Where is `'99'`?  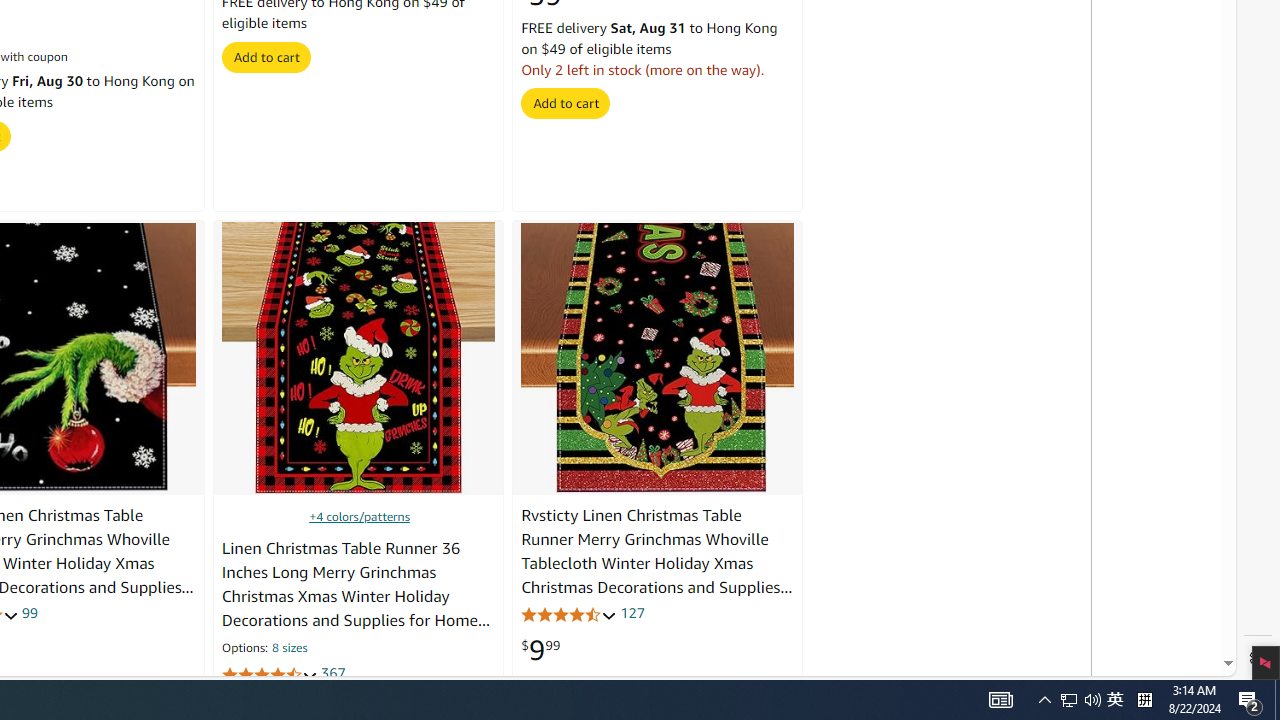 '99' is located at coordinates (29, 611).